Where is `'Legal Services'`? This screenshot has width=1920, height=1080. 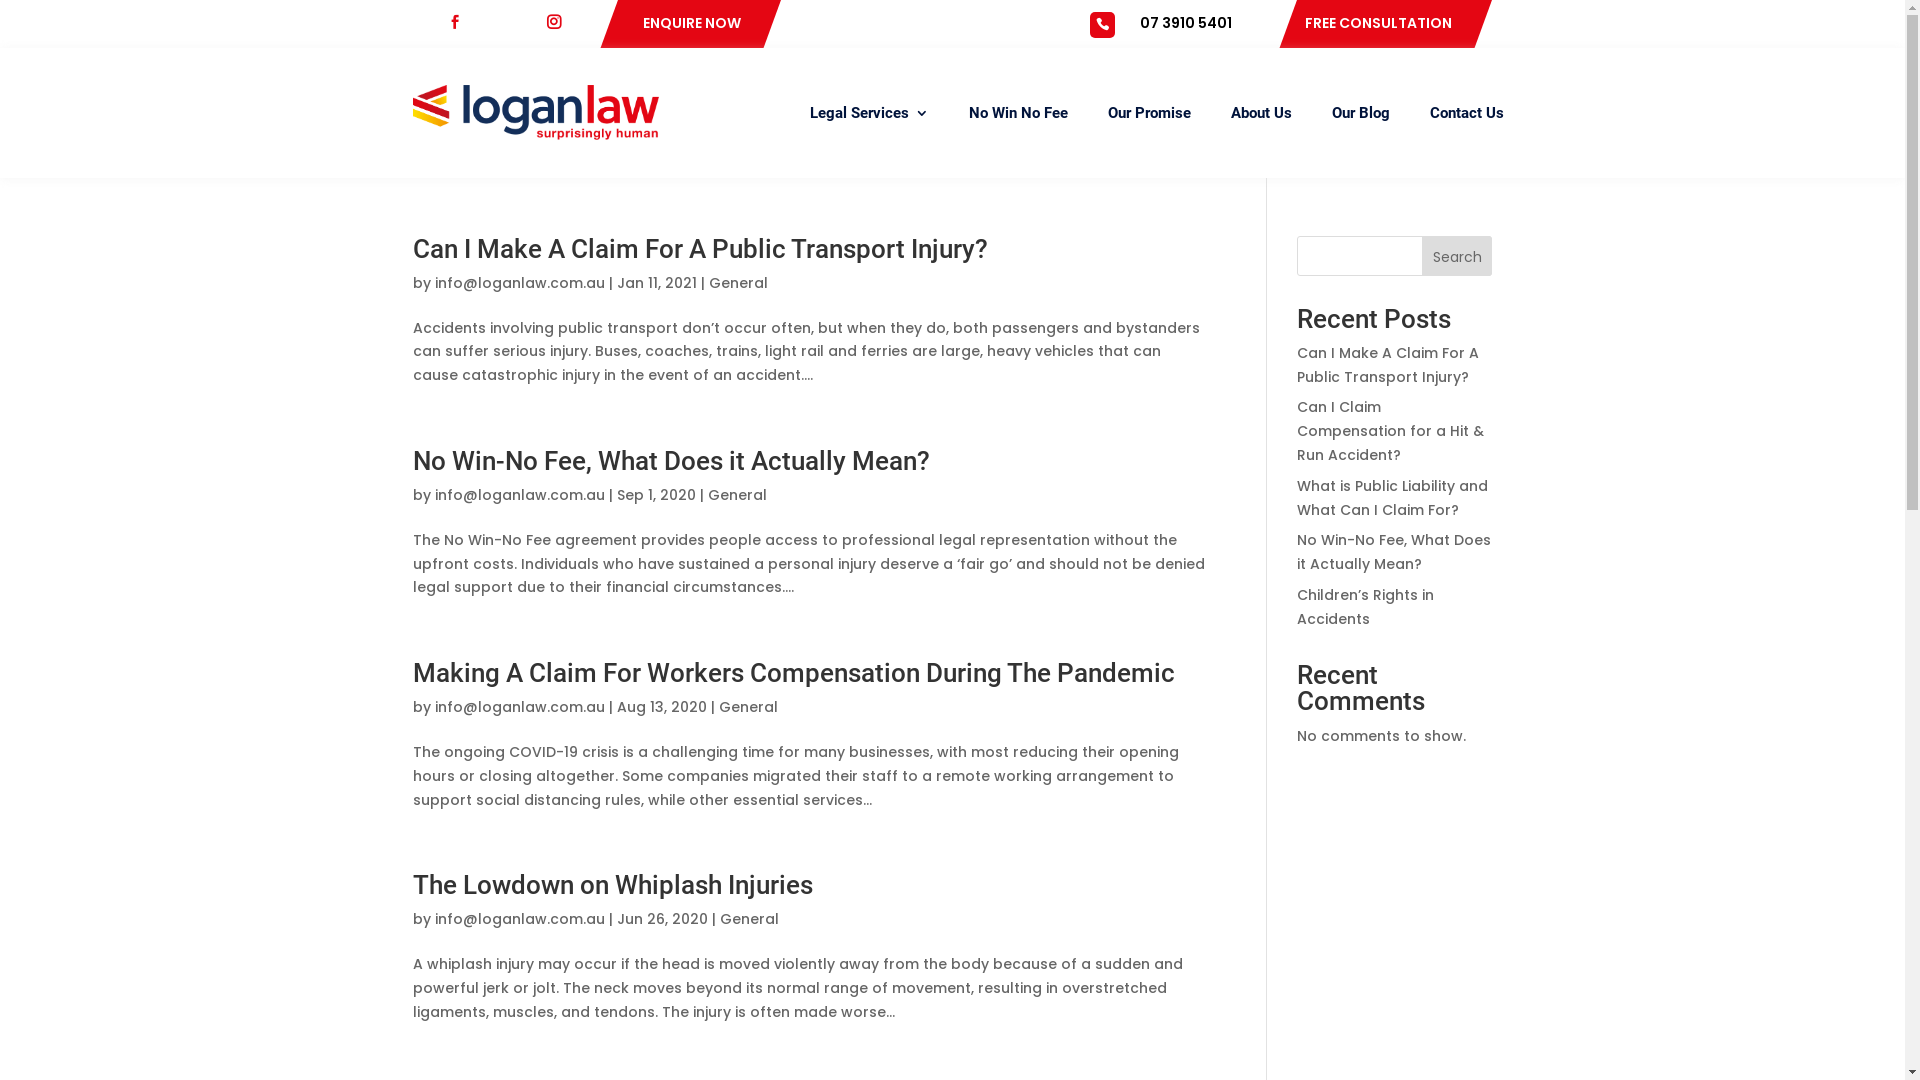 'Legal Services' is located at coordinates (869, 112).